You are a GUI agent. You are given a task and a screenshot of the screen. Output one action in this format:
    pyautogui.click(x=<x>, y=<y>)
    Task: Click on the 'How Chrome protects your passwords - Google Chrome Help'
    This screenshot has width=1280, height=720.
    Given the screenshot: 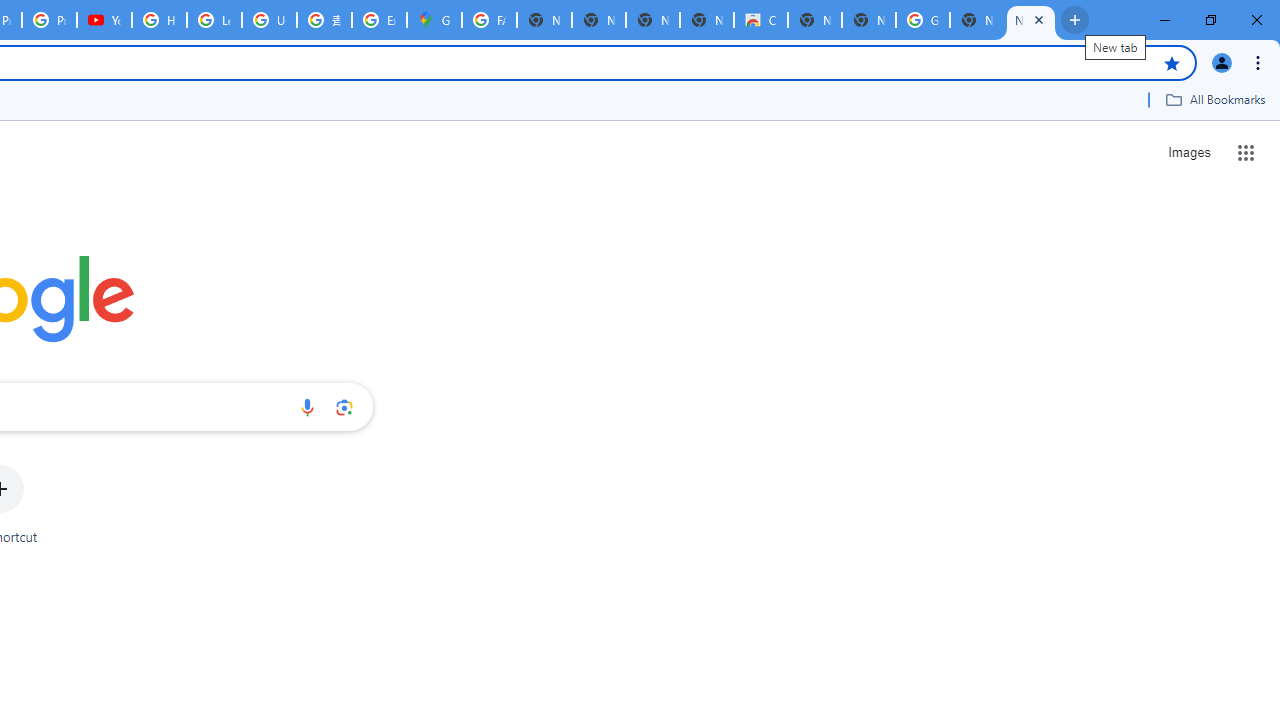 What is the action you would take?
    pyautogui.click(x=158, y=20)
    